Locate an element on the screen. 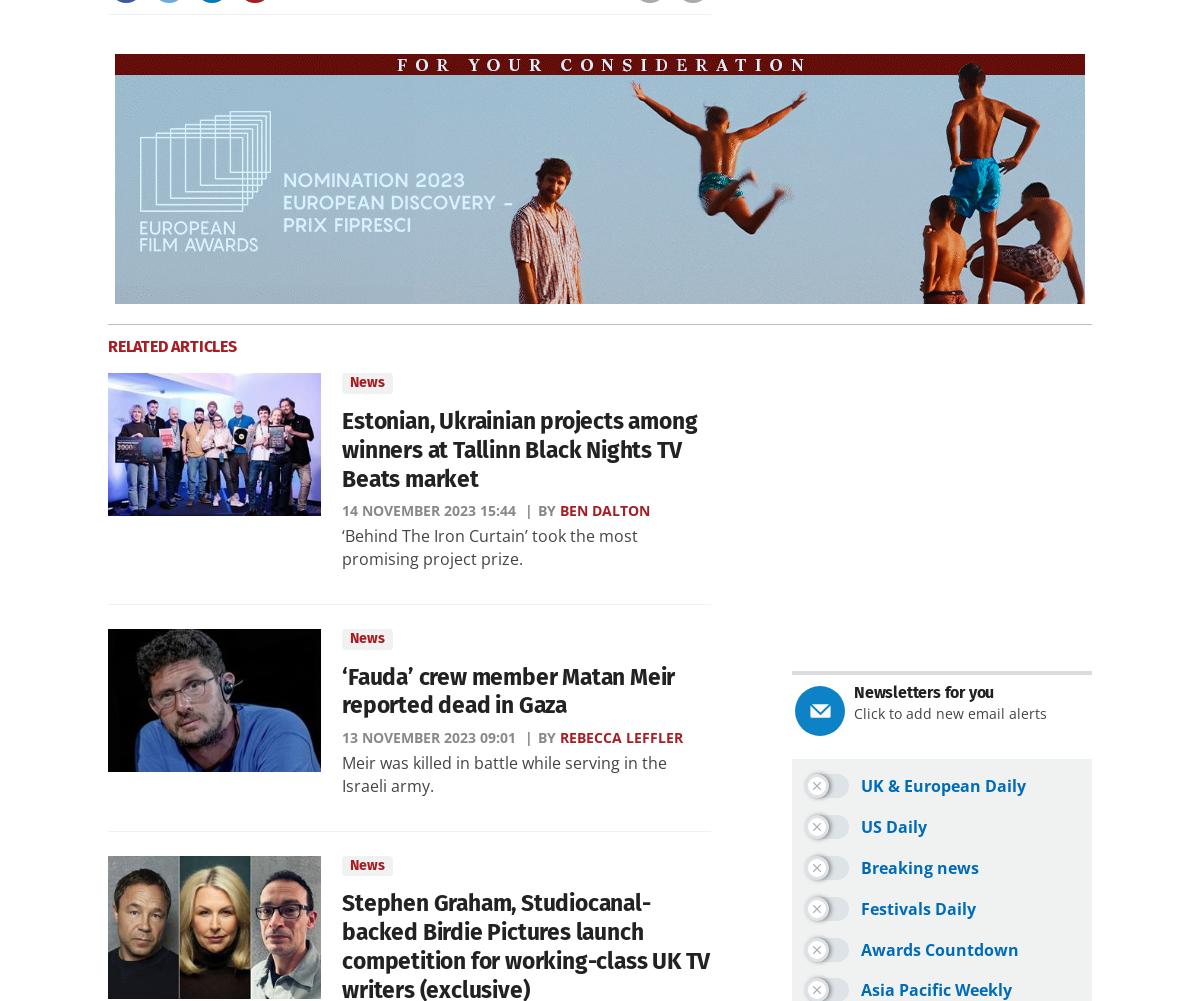 The width and height of the screenshot is (1200, 1001). 'Click to add new email alerts' is located at coordinates (950, 712).